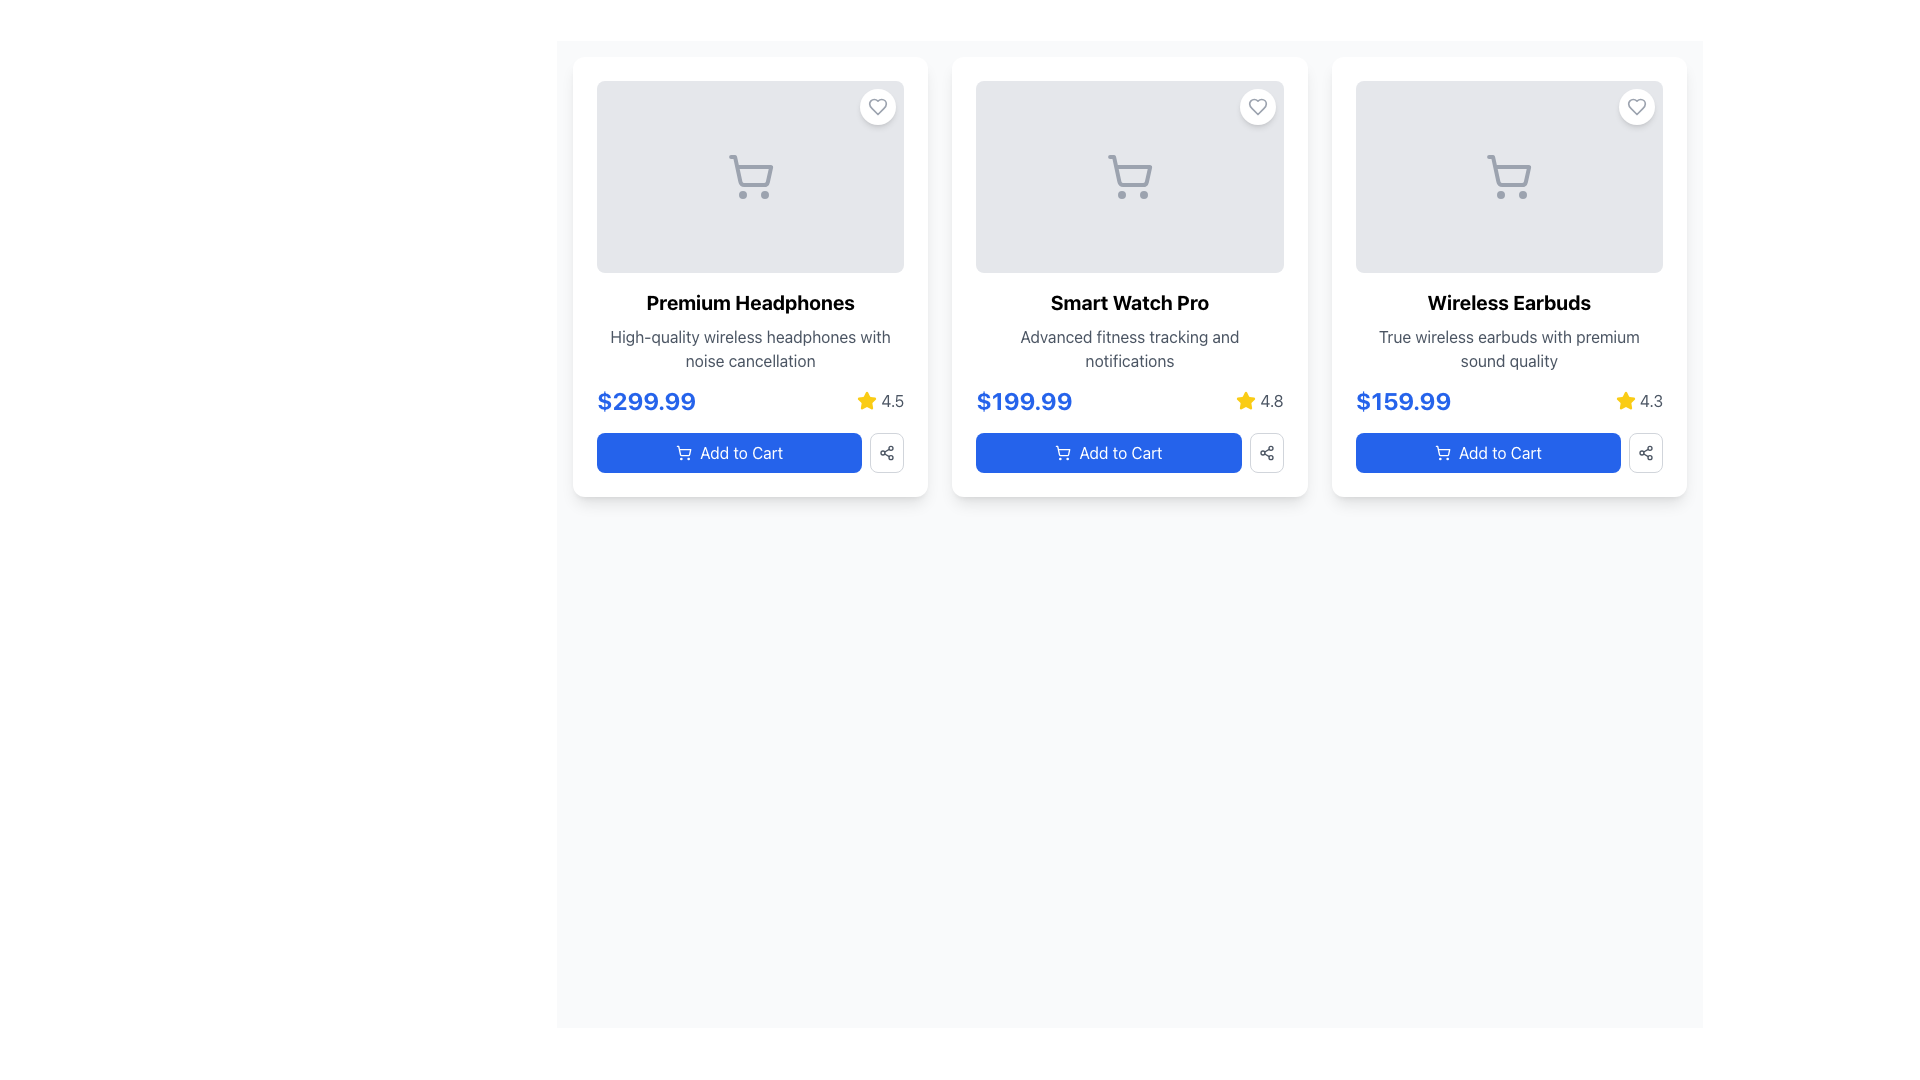  Describe the element at coordinates (728, 452) in the screenshot. I see `the 'Add to Cart' button, which is a blue rectangular button with white text and rounded corners, located at the bottom of the first product card` at that location.